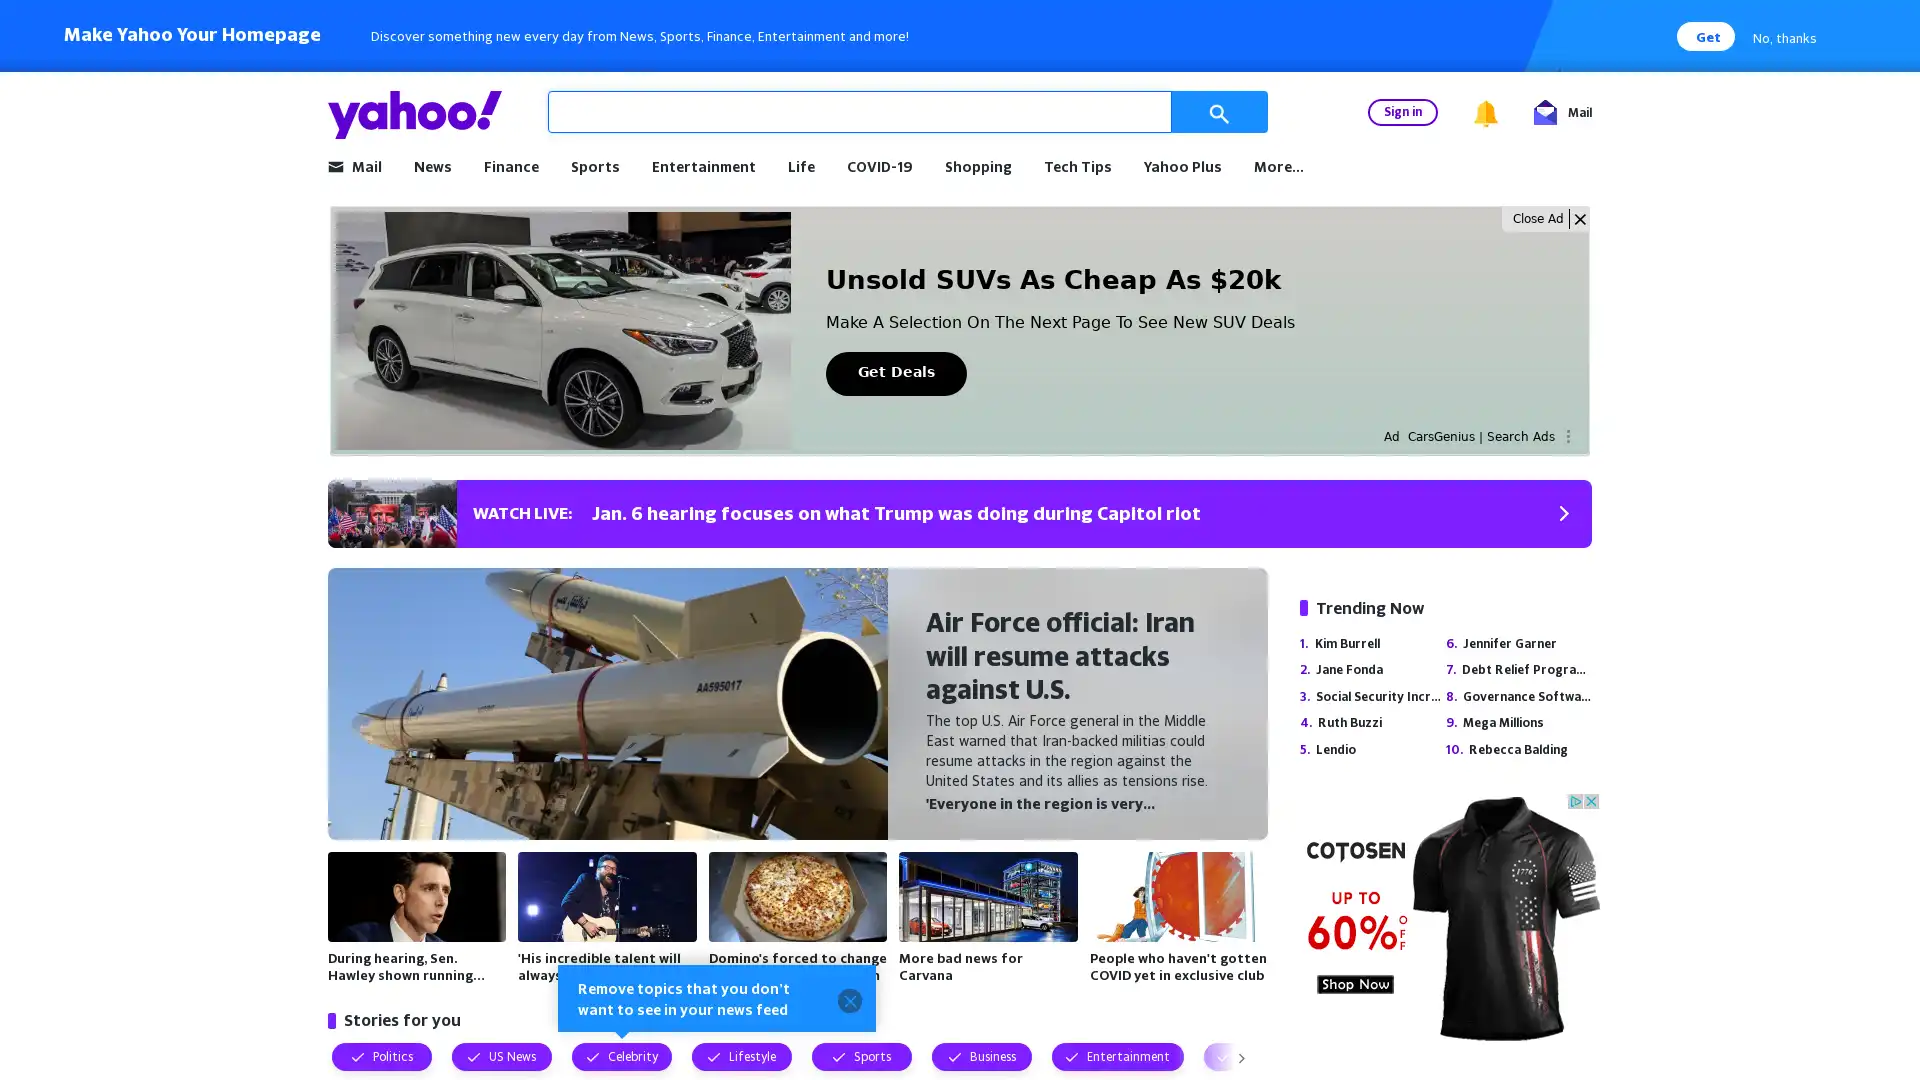 The width and height of the screenshot is (1920, 1080). Describe the element at coordinates (1785, 38) in the screenshot. I see `No, thanks` at that location.